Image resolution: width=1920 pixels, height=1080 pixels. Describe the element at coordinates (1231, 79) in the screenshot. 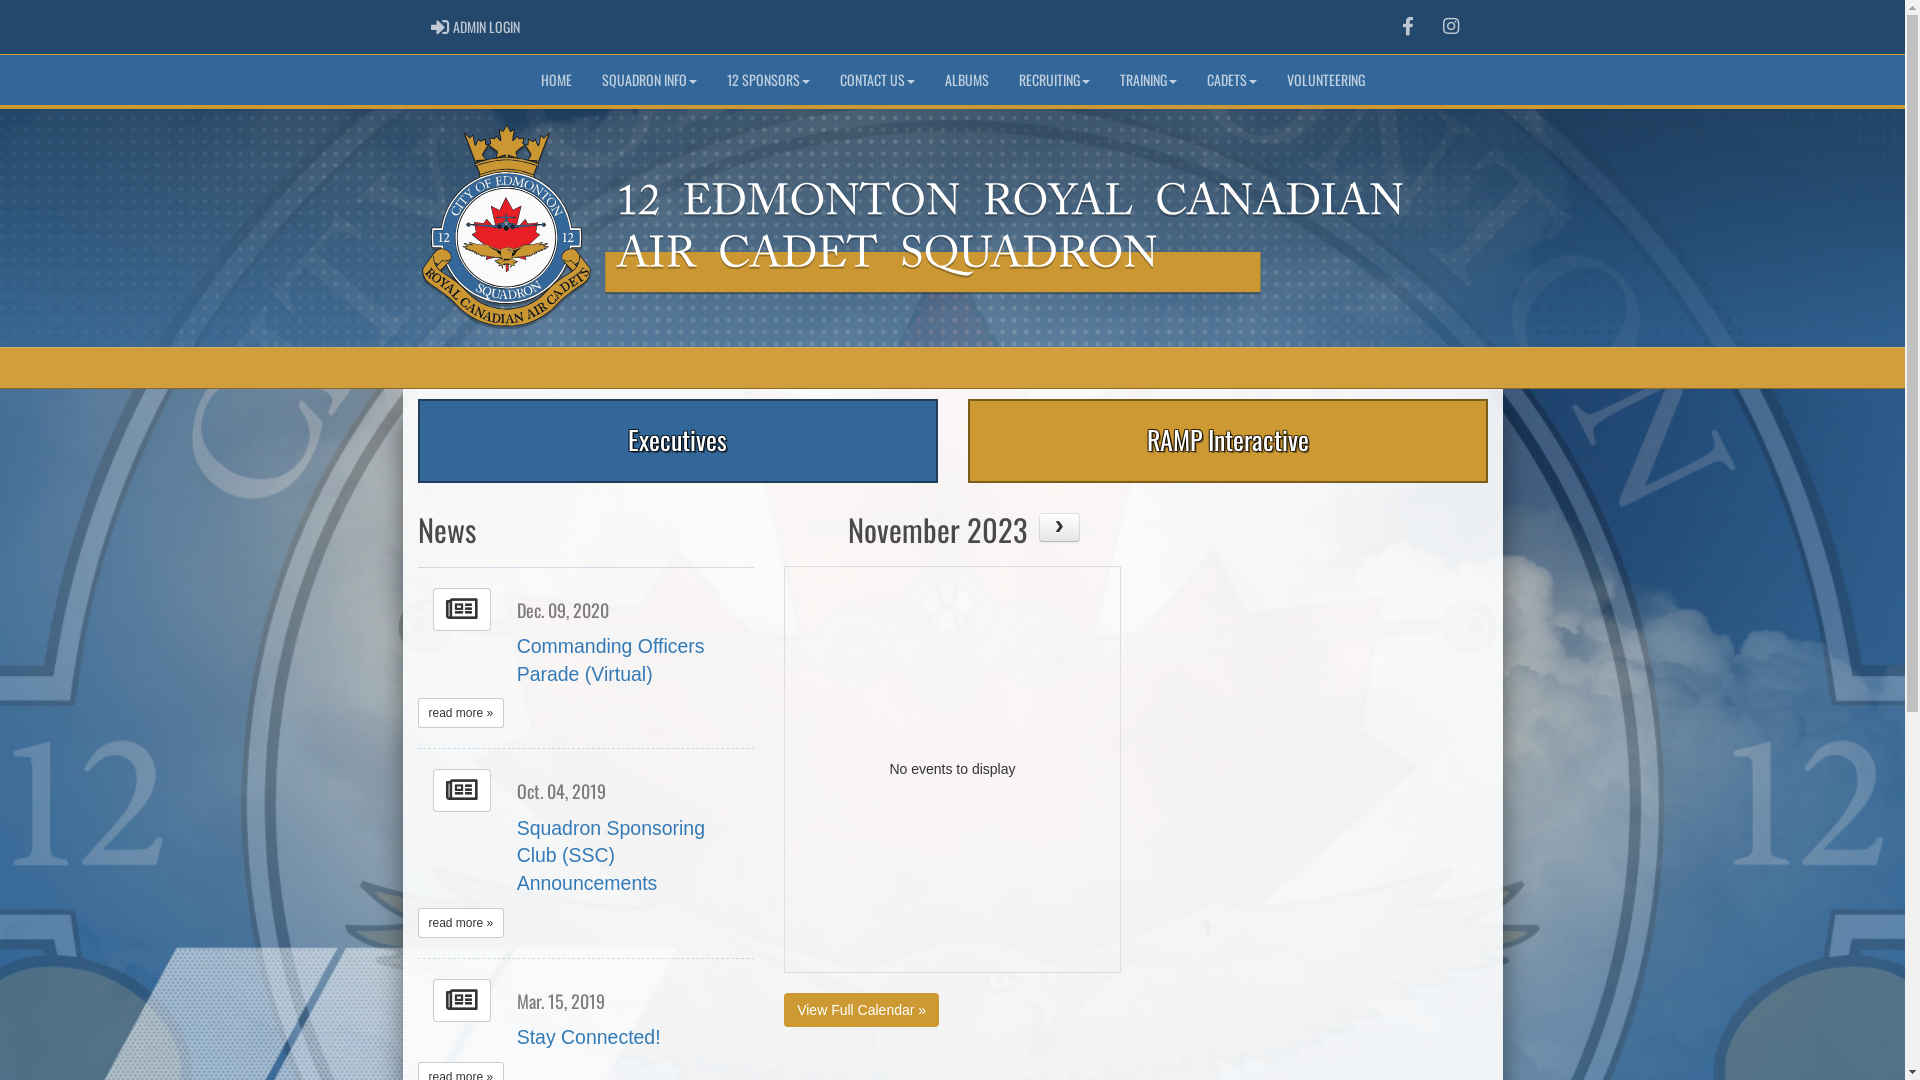

I see `'CADETS'` at that location.